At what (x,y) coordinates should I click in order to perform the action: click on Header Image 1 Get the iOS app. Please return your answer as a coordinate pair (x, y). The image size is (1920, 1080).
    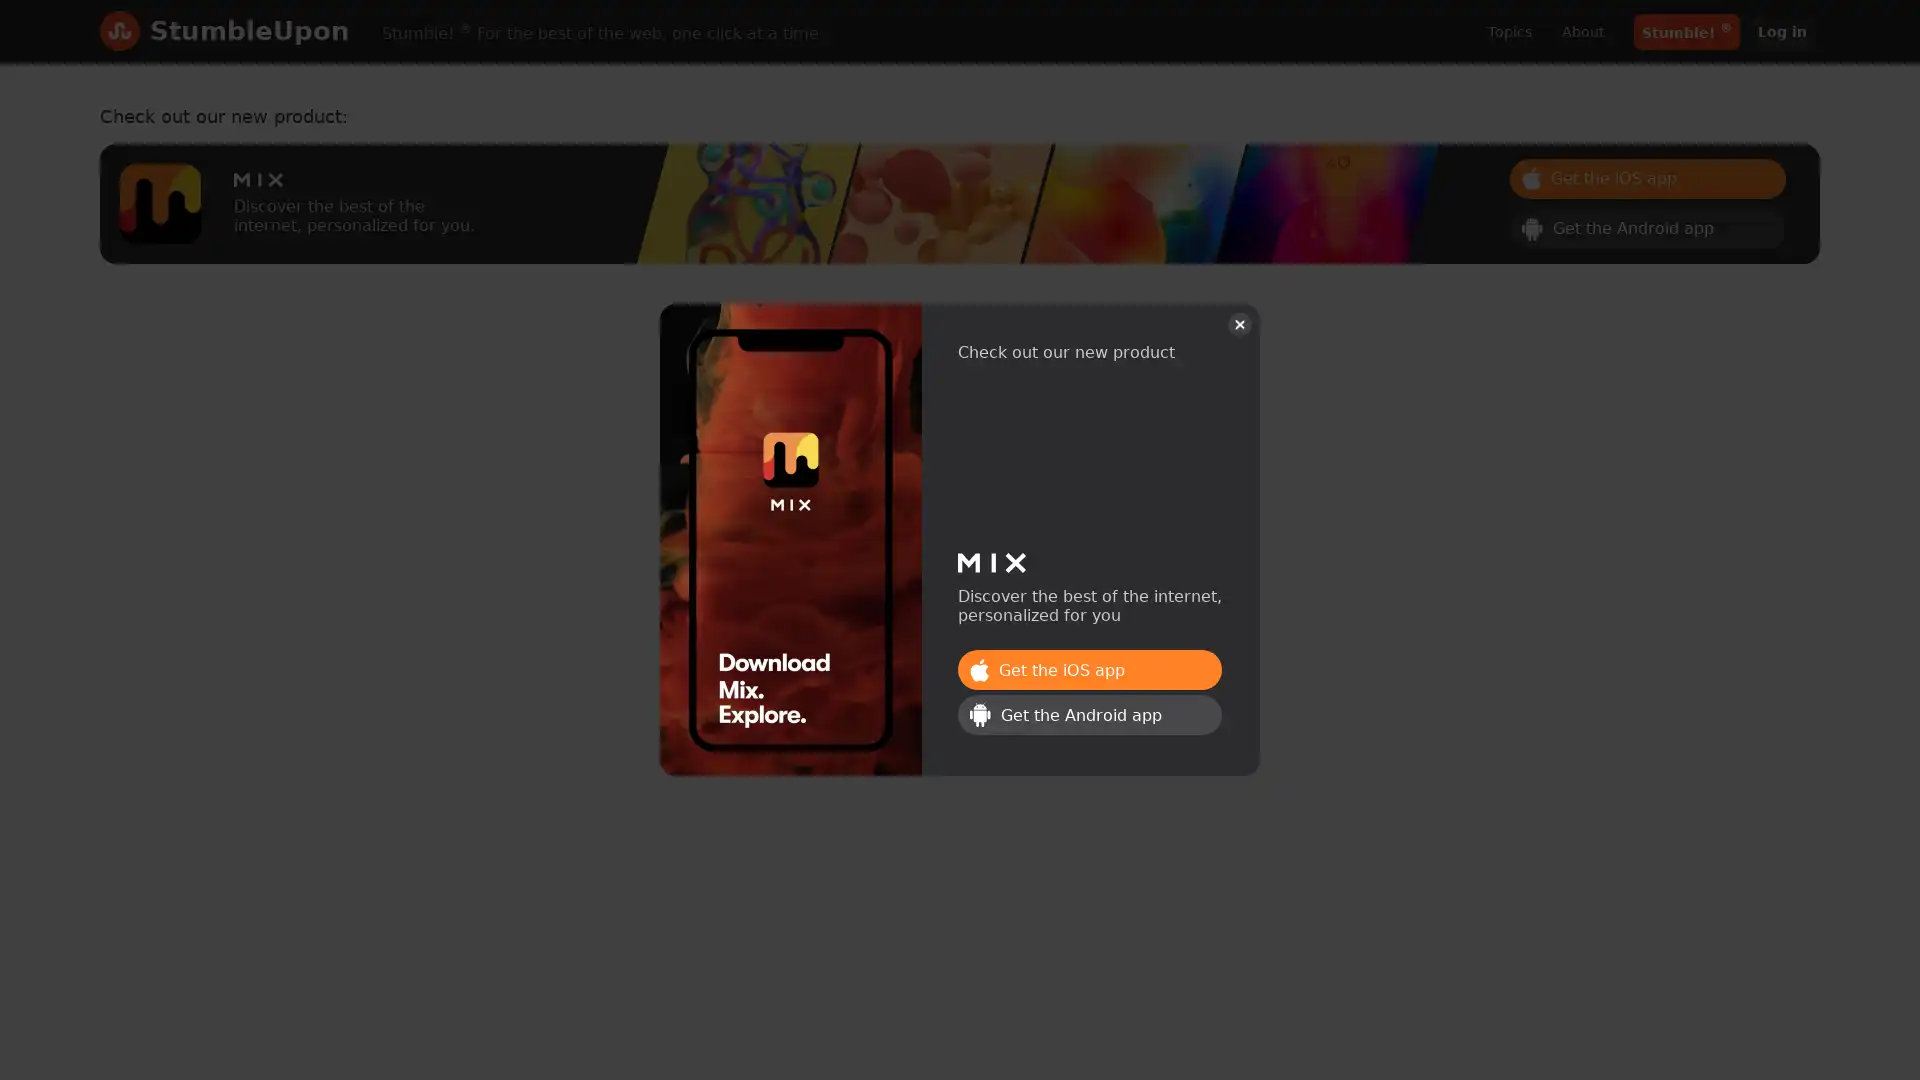
    Looking at the image, I should click on (1647, 176).